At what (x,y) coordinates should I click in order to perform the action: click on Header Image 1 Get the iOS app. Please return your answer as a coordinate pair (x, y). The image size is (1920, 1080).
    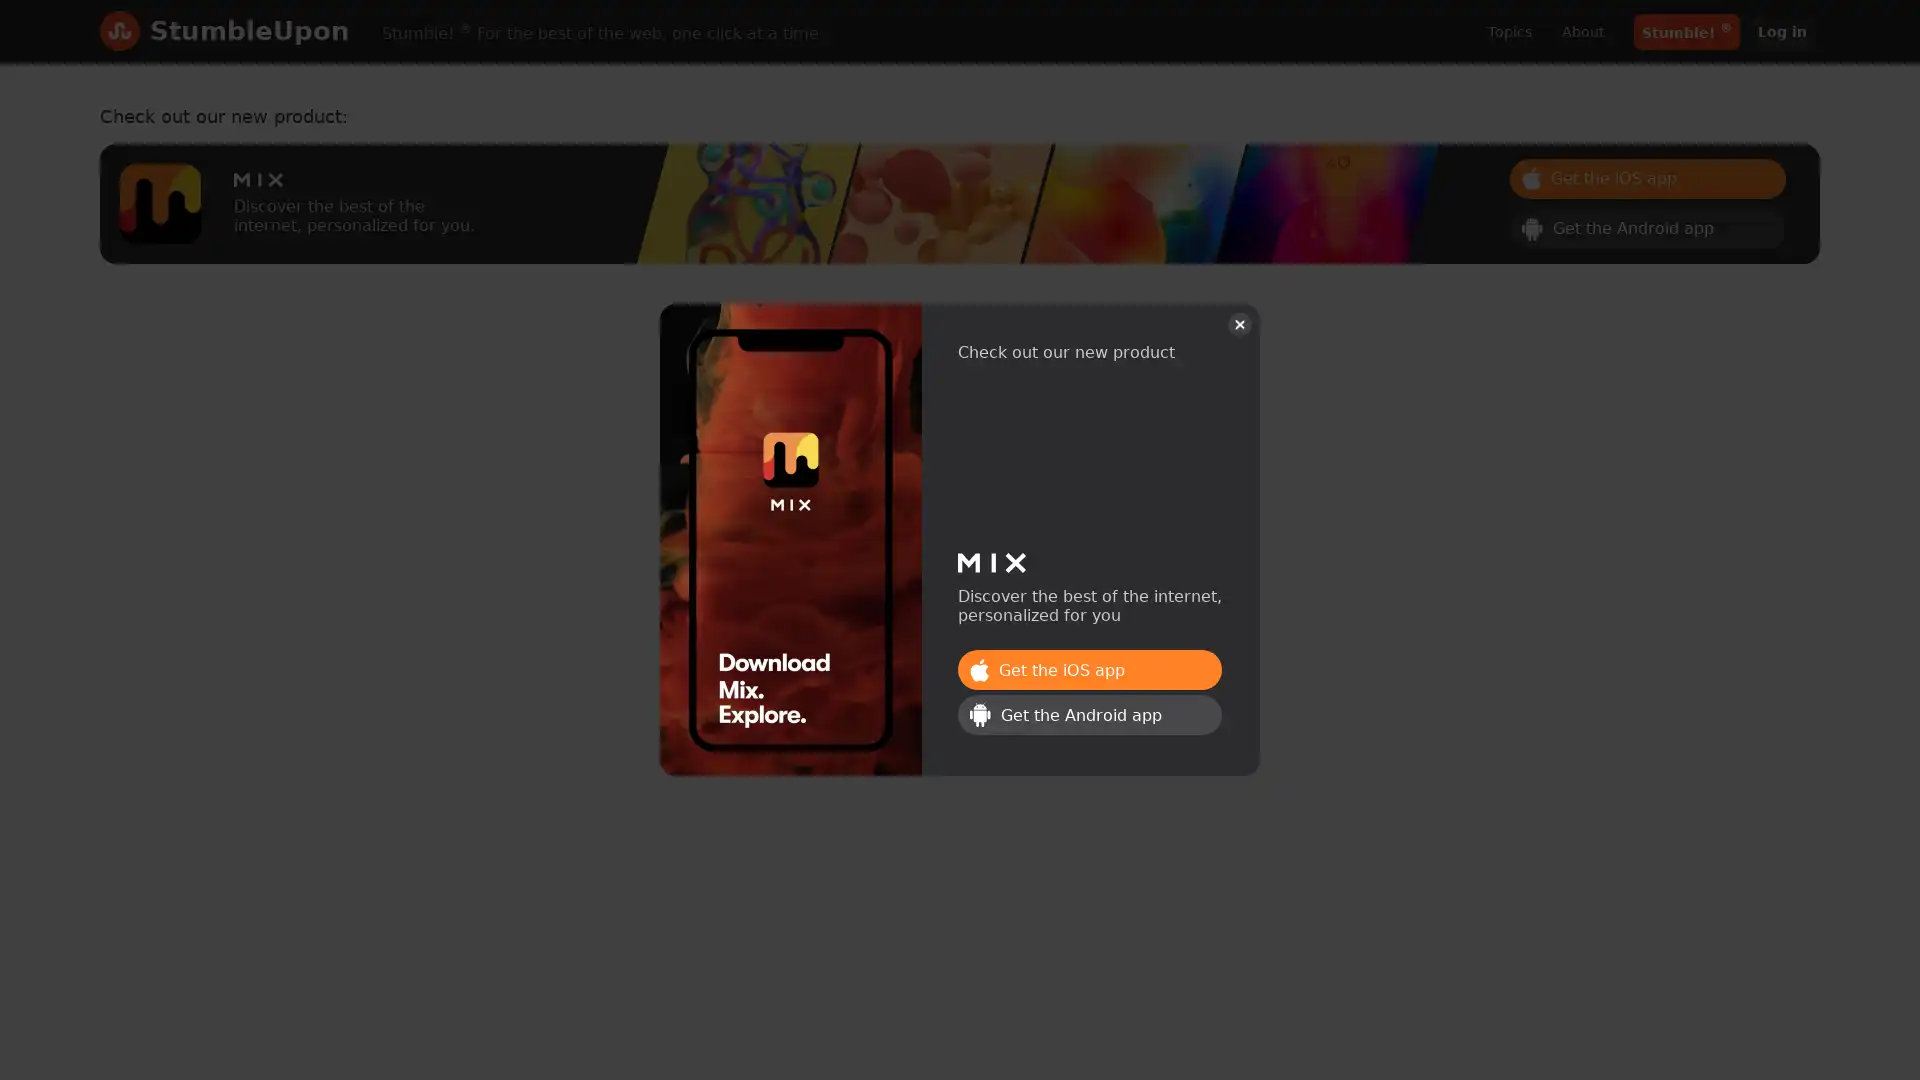
    Looking at the image, I should click on (1647, 176).